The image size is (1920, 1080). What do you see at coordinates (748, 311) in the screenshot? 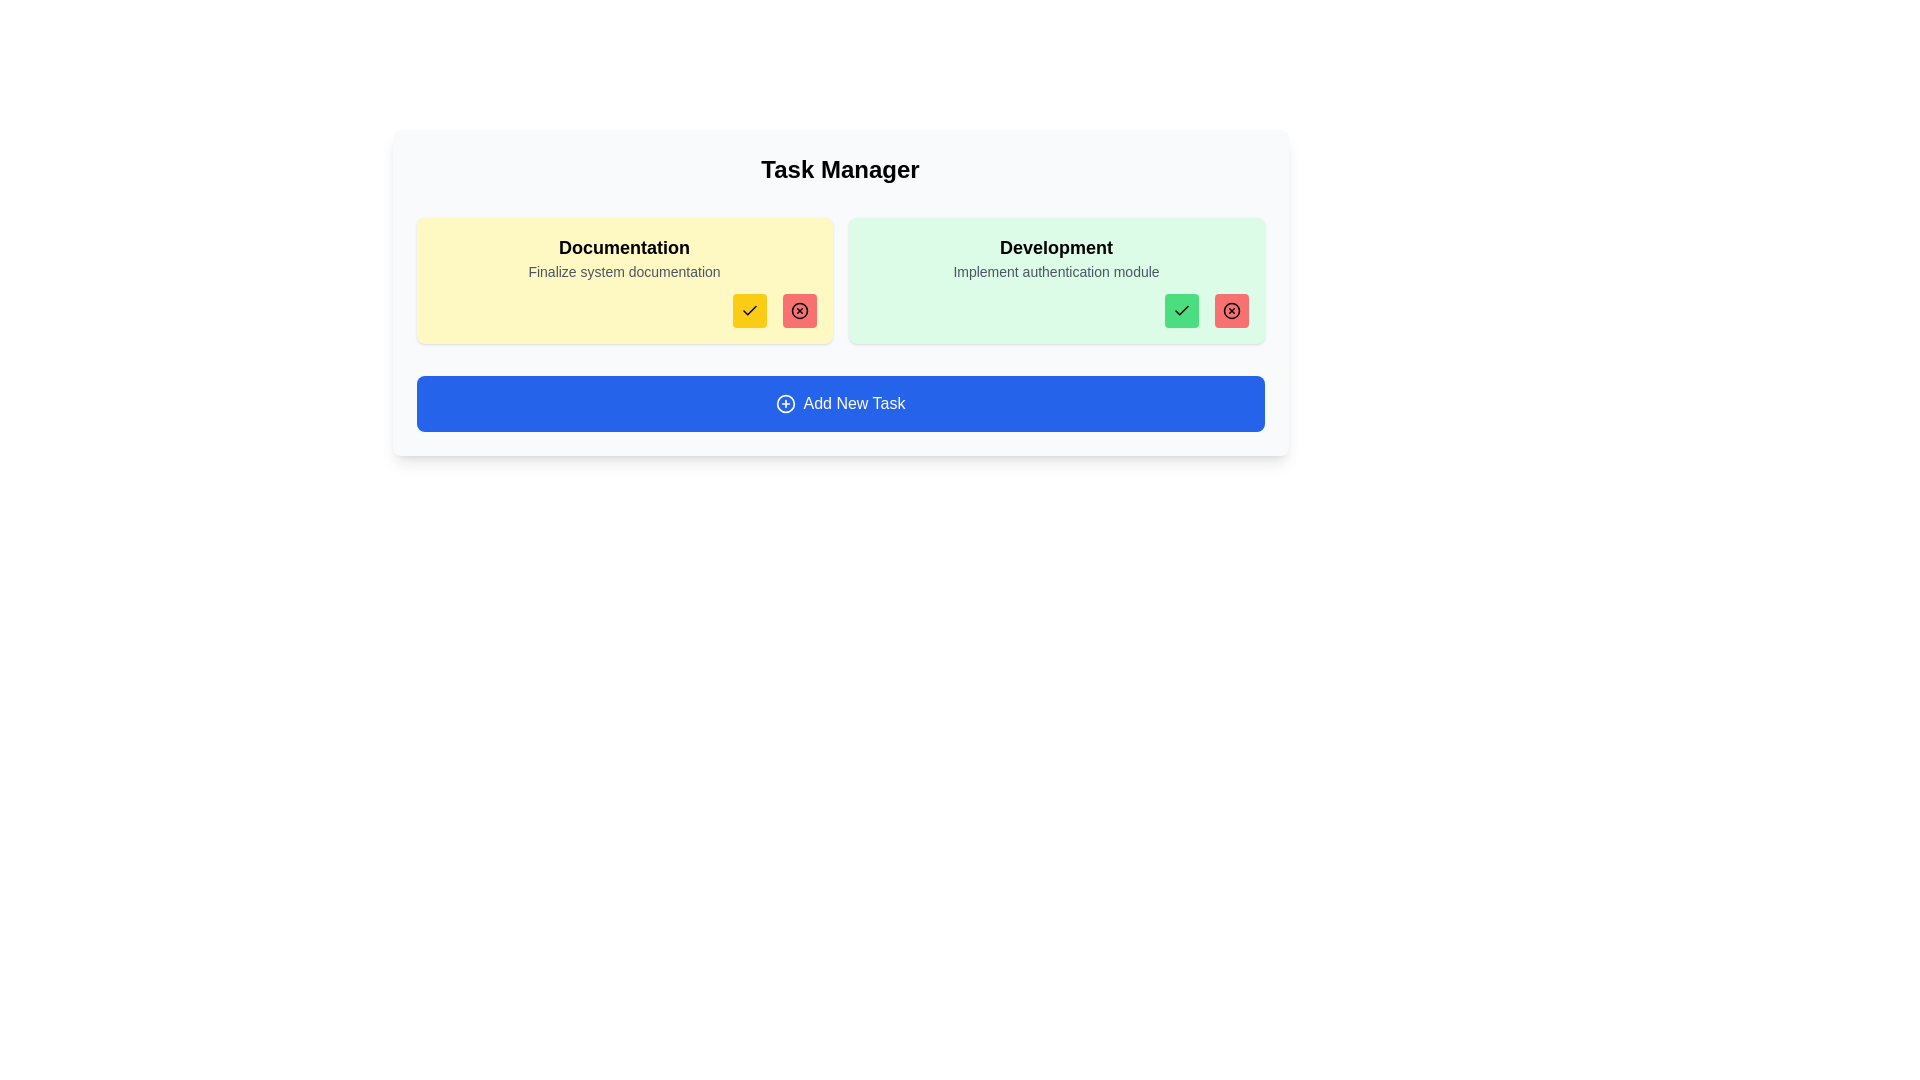
I see `the checkmark icon in the upper-right corner of the yellow-colored task card labeled 'Documentation'` at bounding box center [748, 311].